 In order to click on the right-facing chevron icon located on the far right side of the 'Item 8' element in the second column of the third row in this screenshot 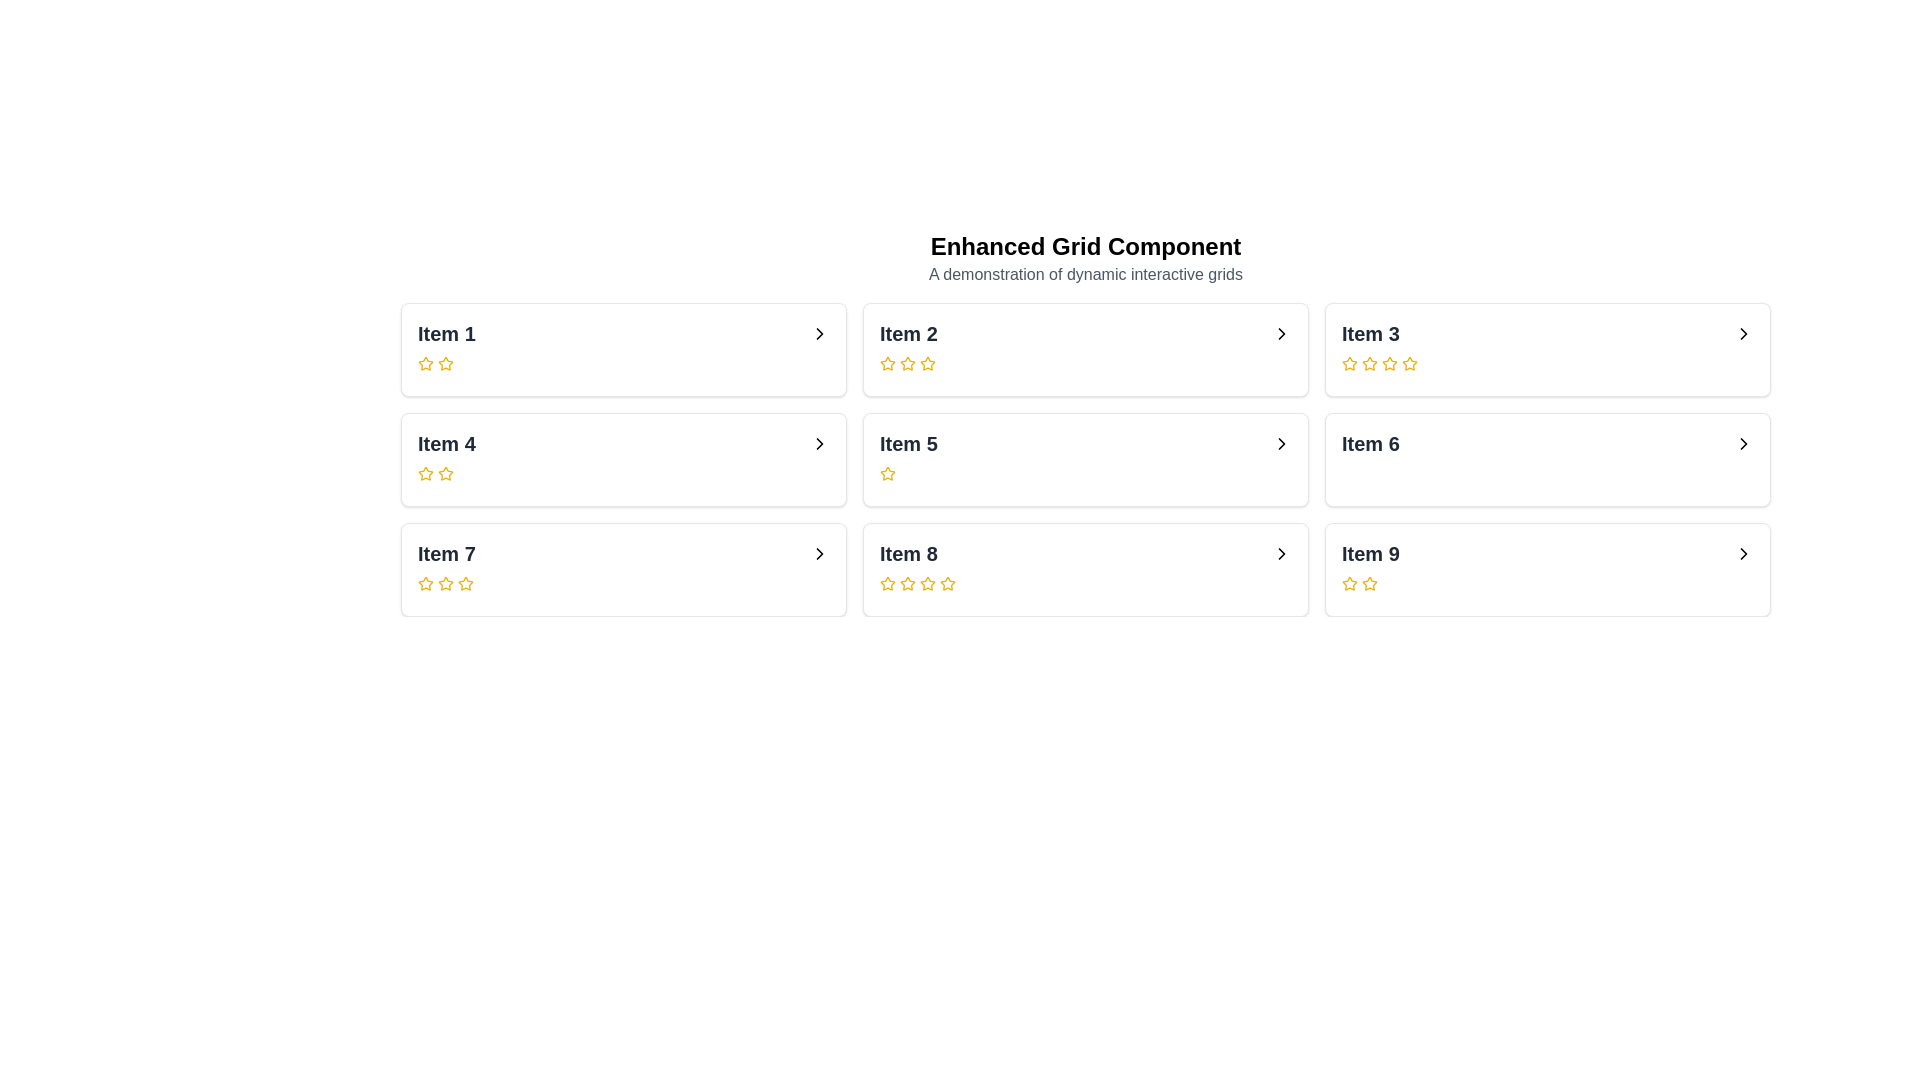, I will do `click(1281, 554)`.